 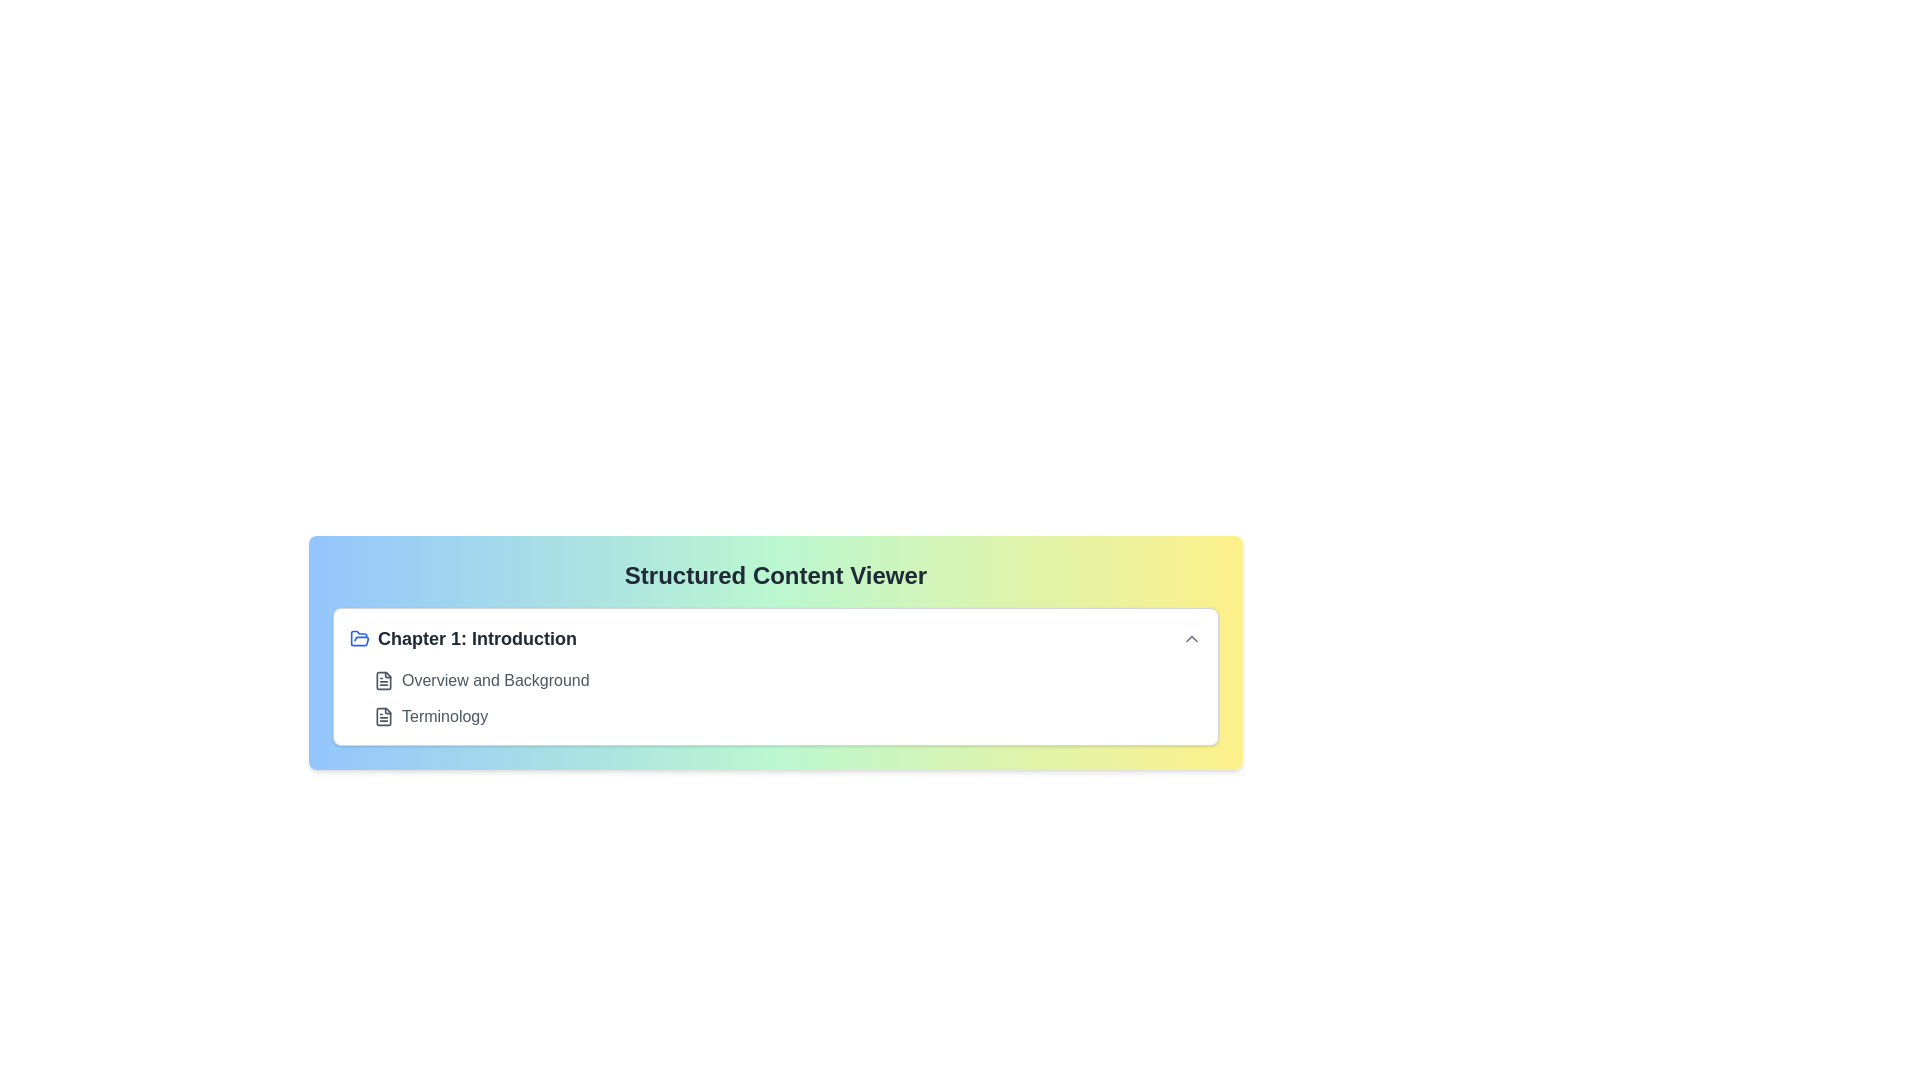 What do you see at coordinates (462, 639) in the screenshot?
I see `the Section Header with Icon that has a blue folder icon and the bold gray text 'Chapter 1: Introduction' to edit the title` at bounding box center [462, 639].